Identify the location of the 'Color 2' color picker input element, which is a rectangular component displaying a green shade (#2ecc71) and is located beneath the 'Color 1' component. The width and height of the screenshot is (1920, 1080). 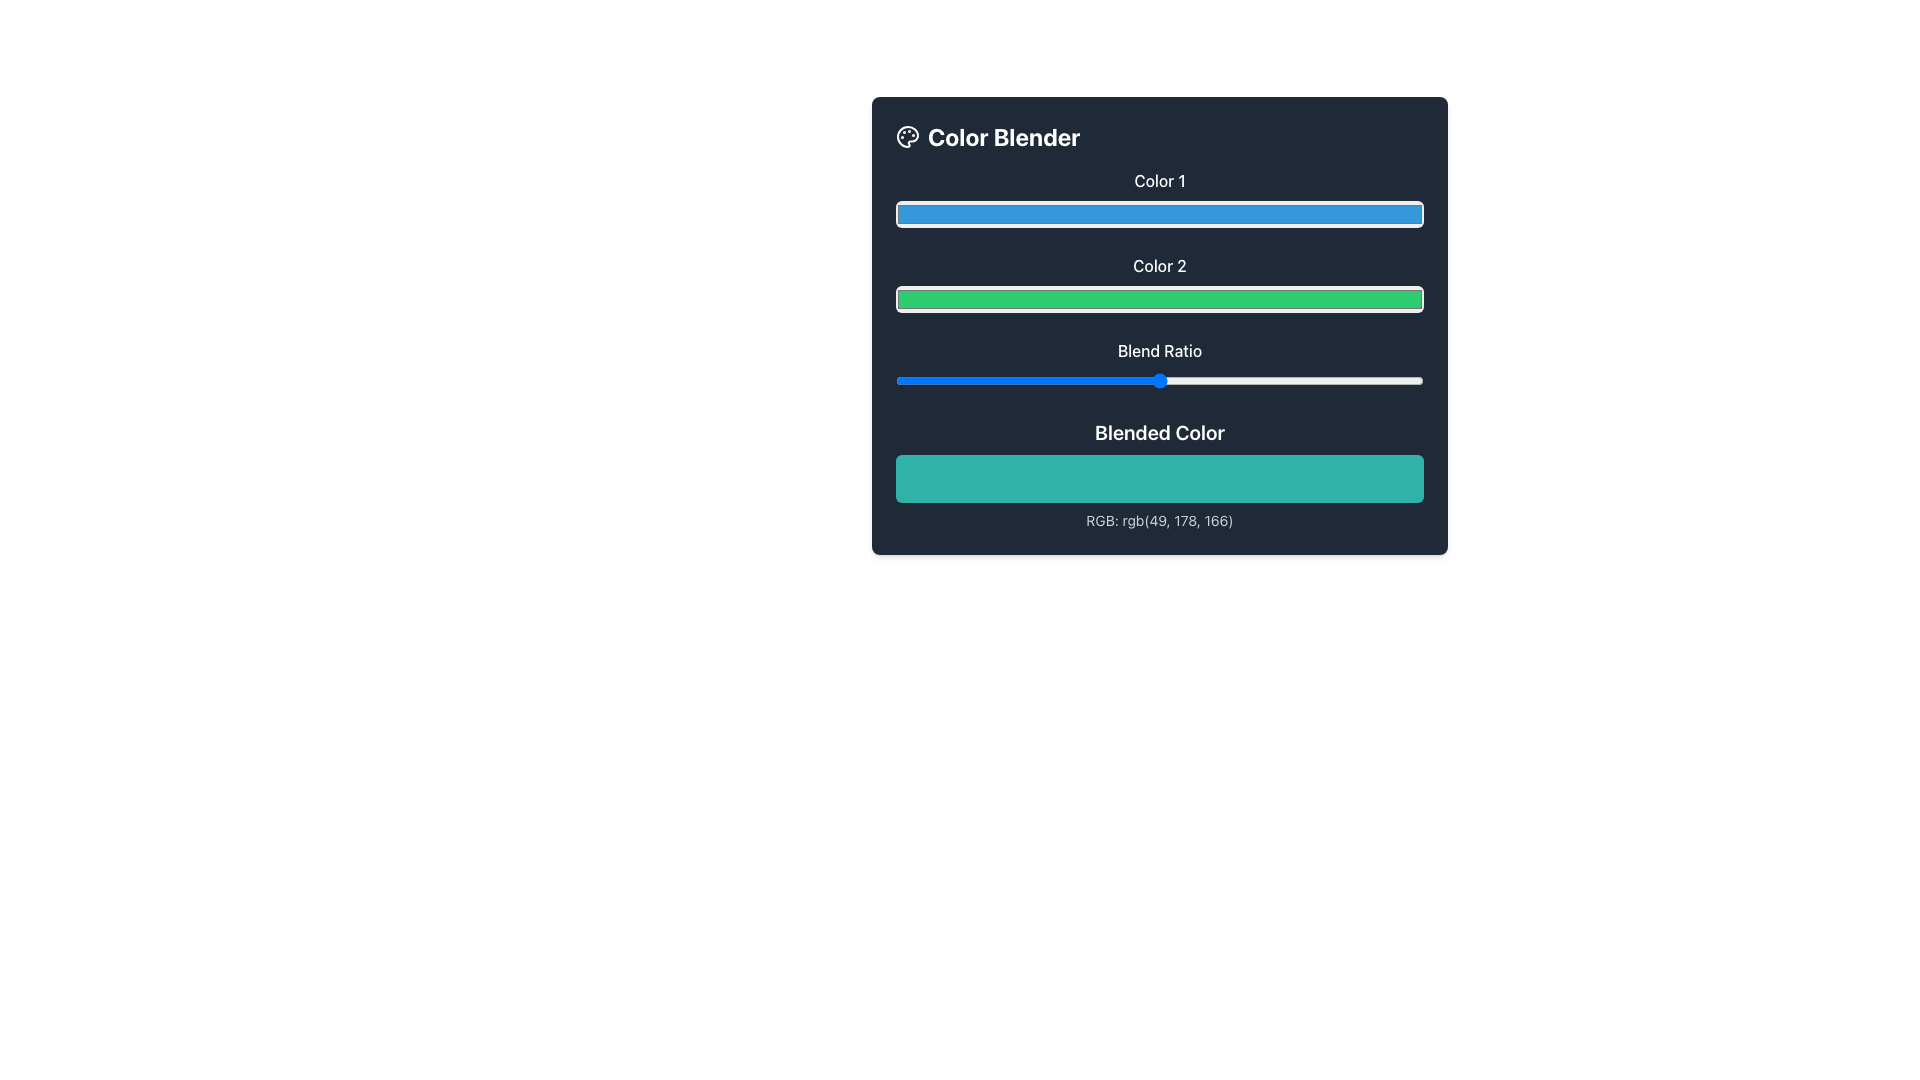
(1160, 284).